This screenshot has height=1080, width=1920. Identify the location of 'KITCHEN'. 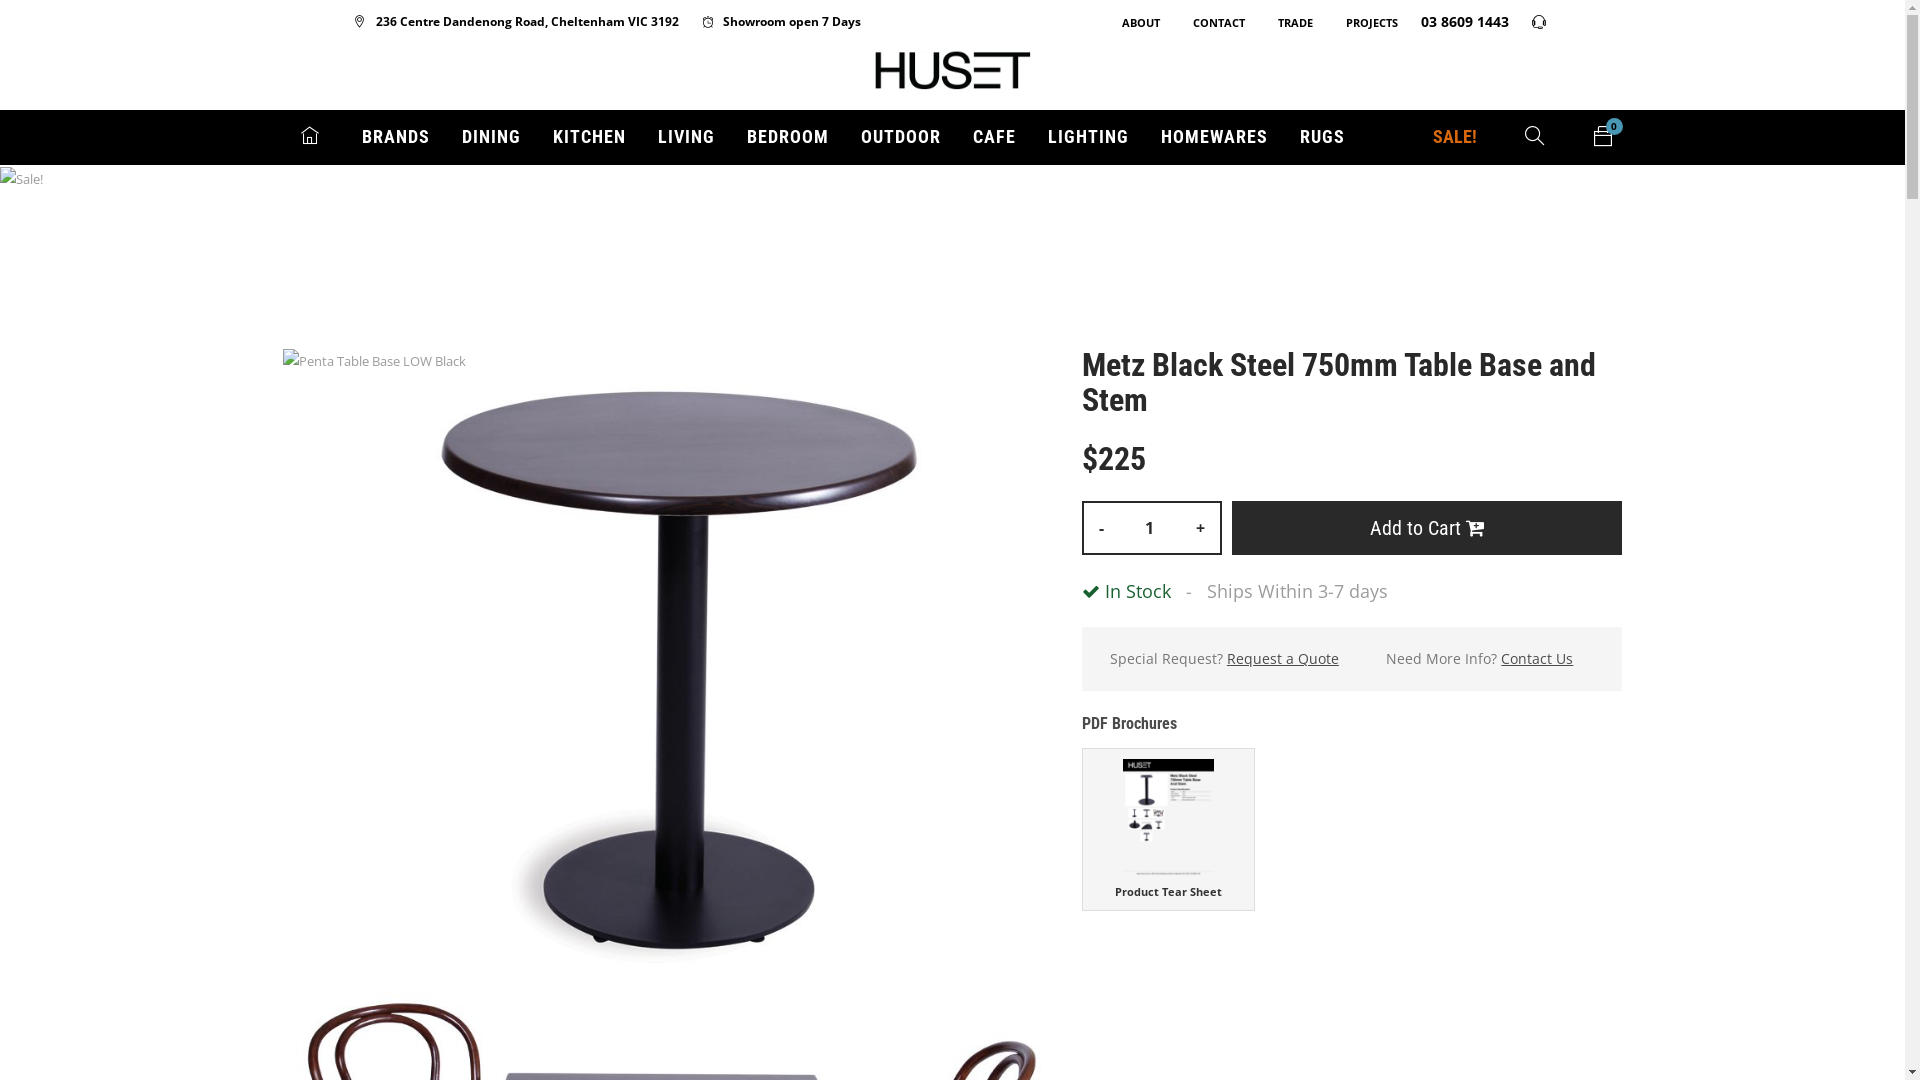
(587, 136).